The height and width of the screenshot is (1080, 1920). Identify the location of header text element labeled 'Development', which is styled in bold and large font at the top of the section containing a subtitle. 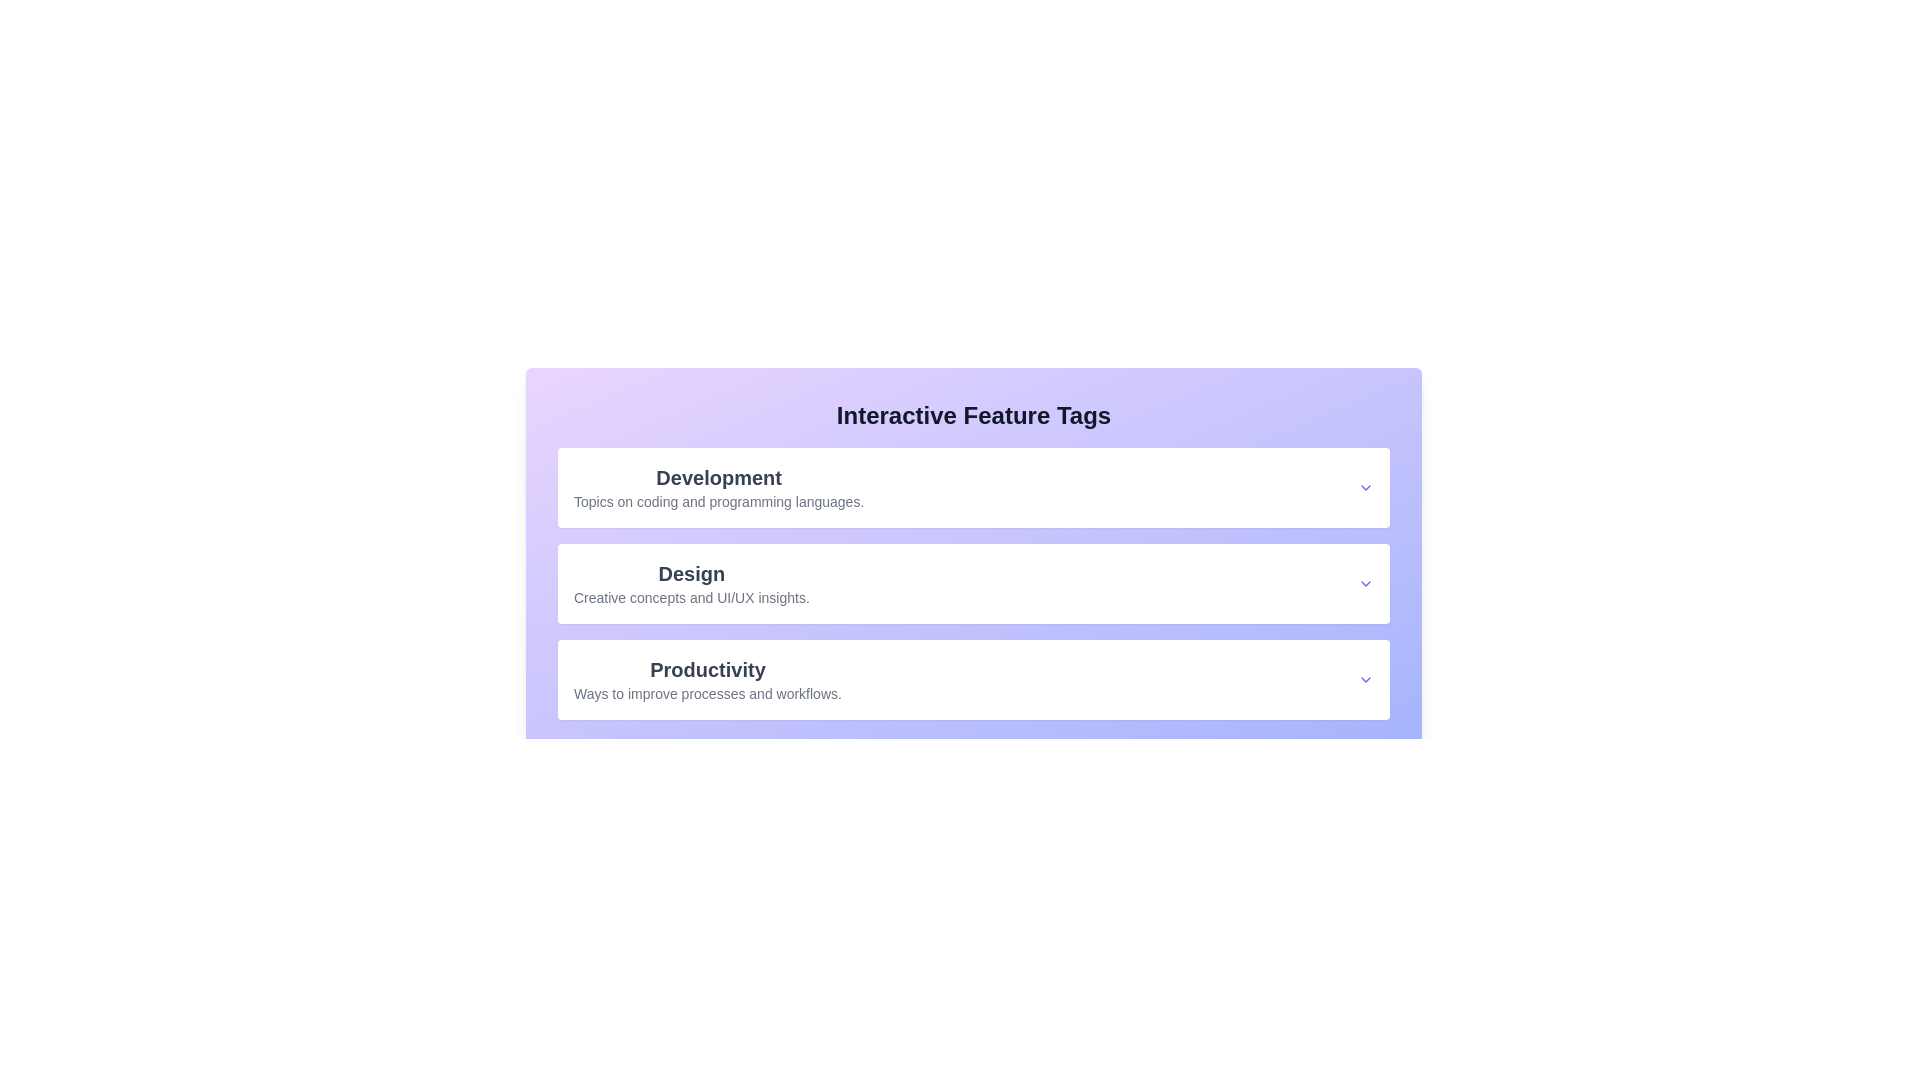
(719, 478).